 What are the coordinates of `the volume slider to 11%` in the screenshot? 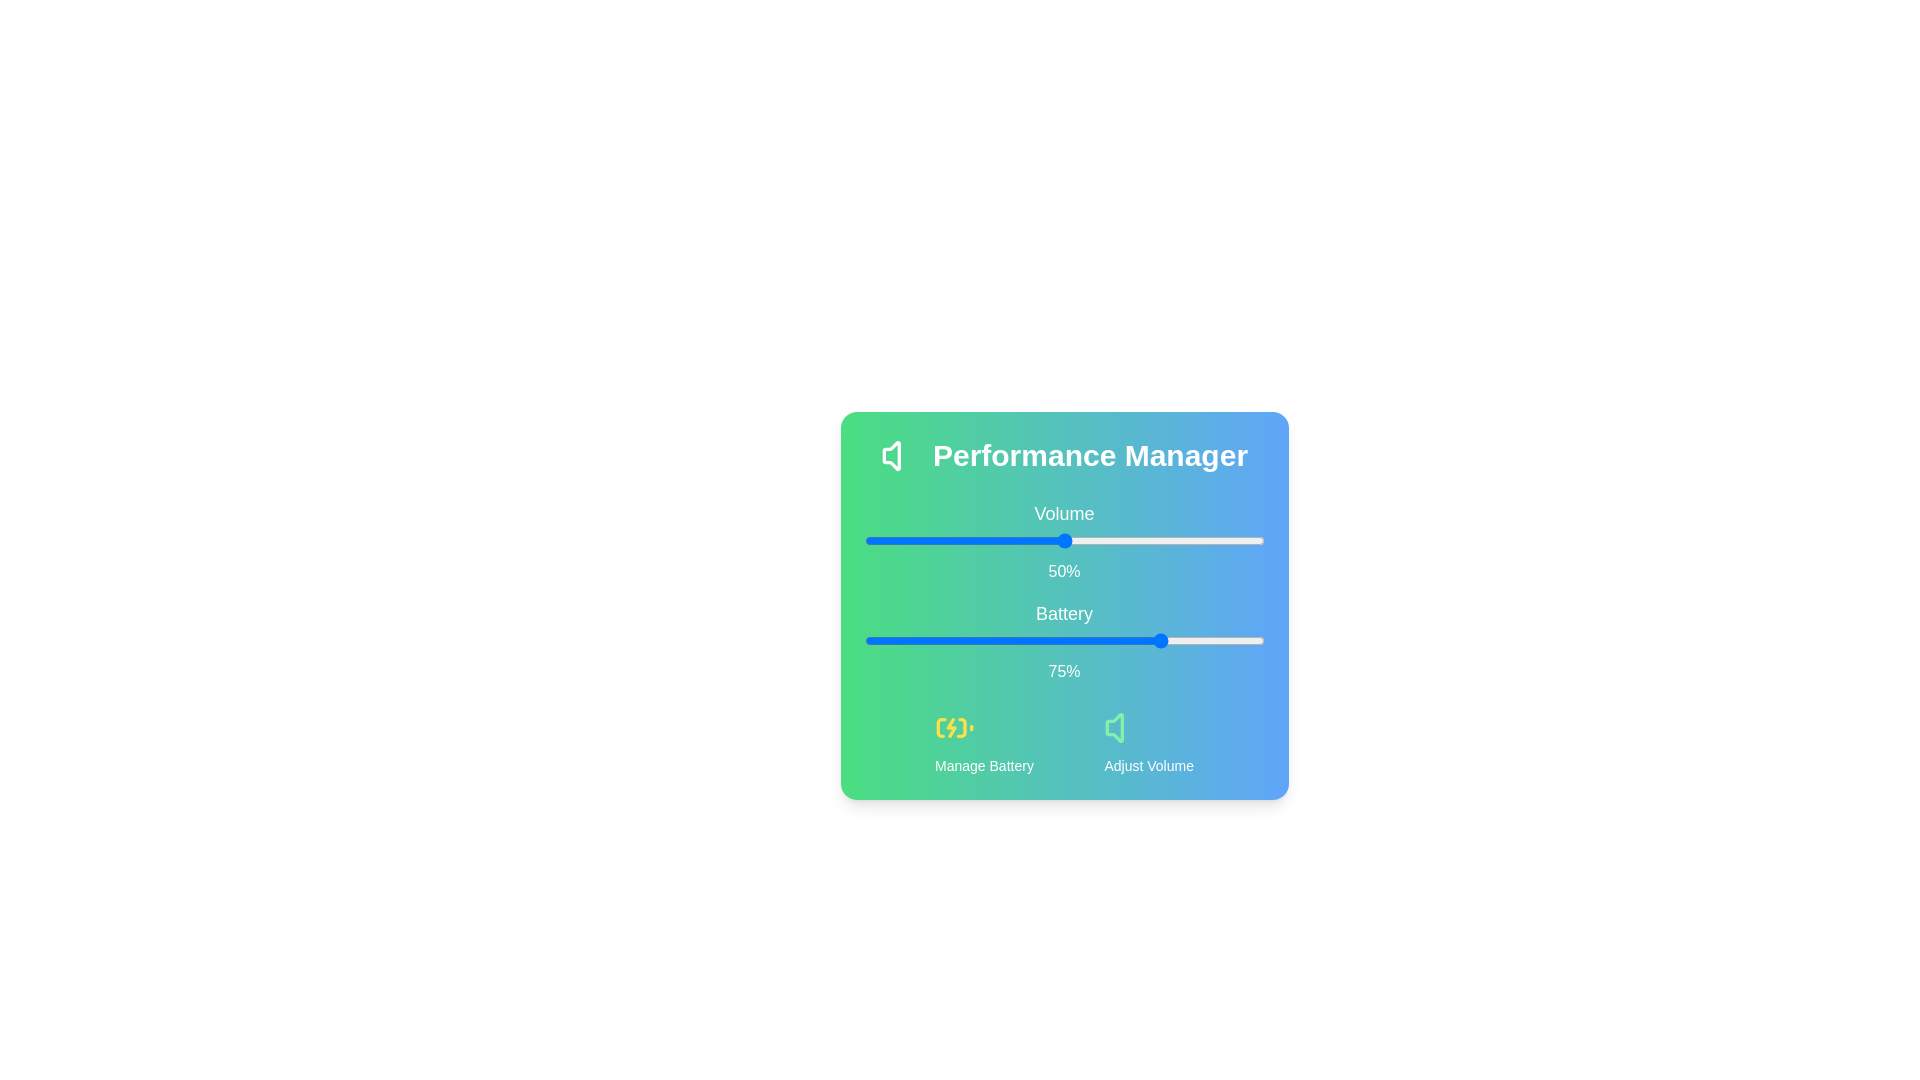 It's located at (907, 540).